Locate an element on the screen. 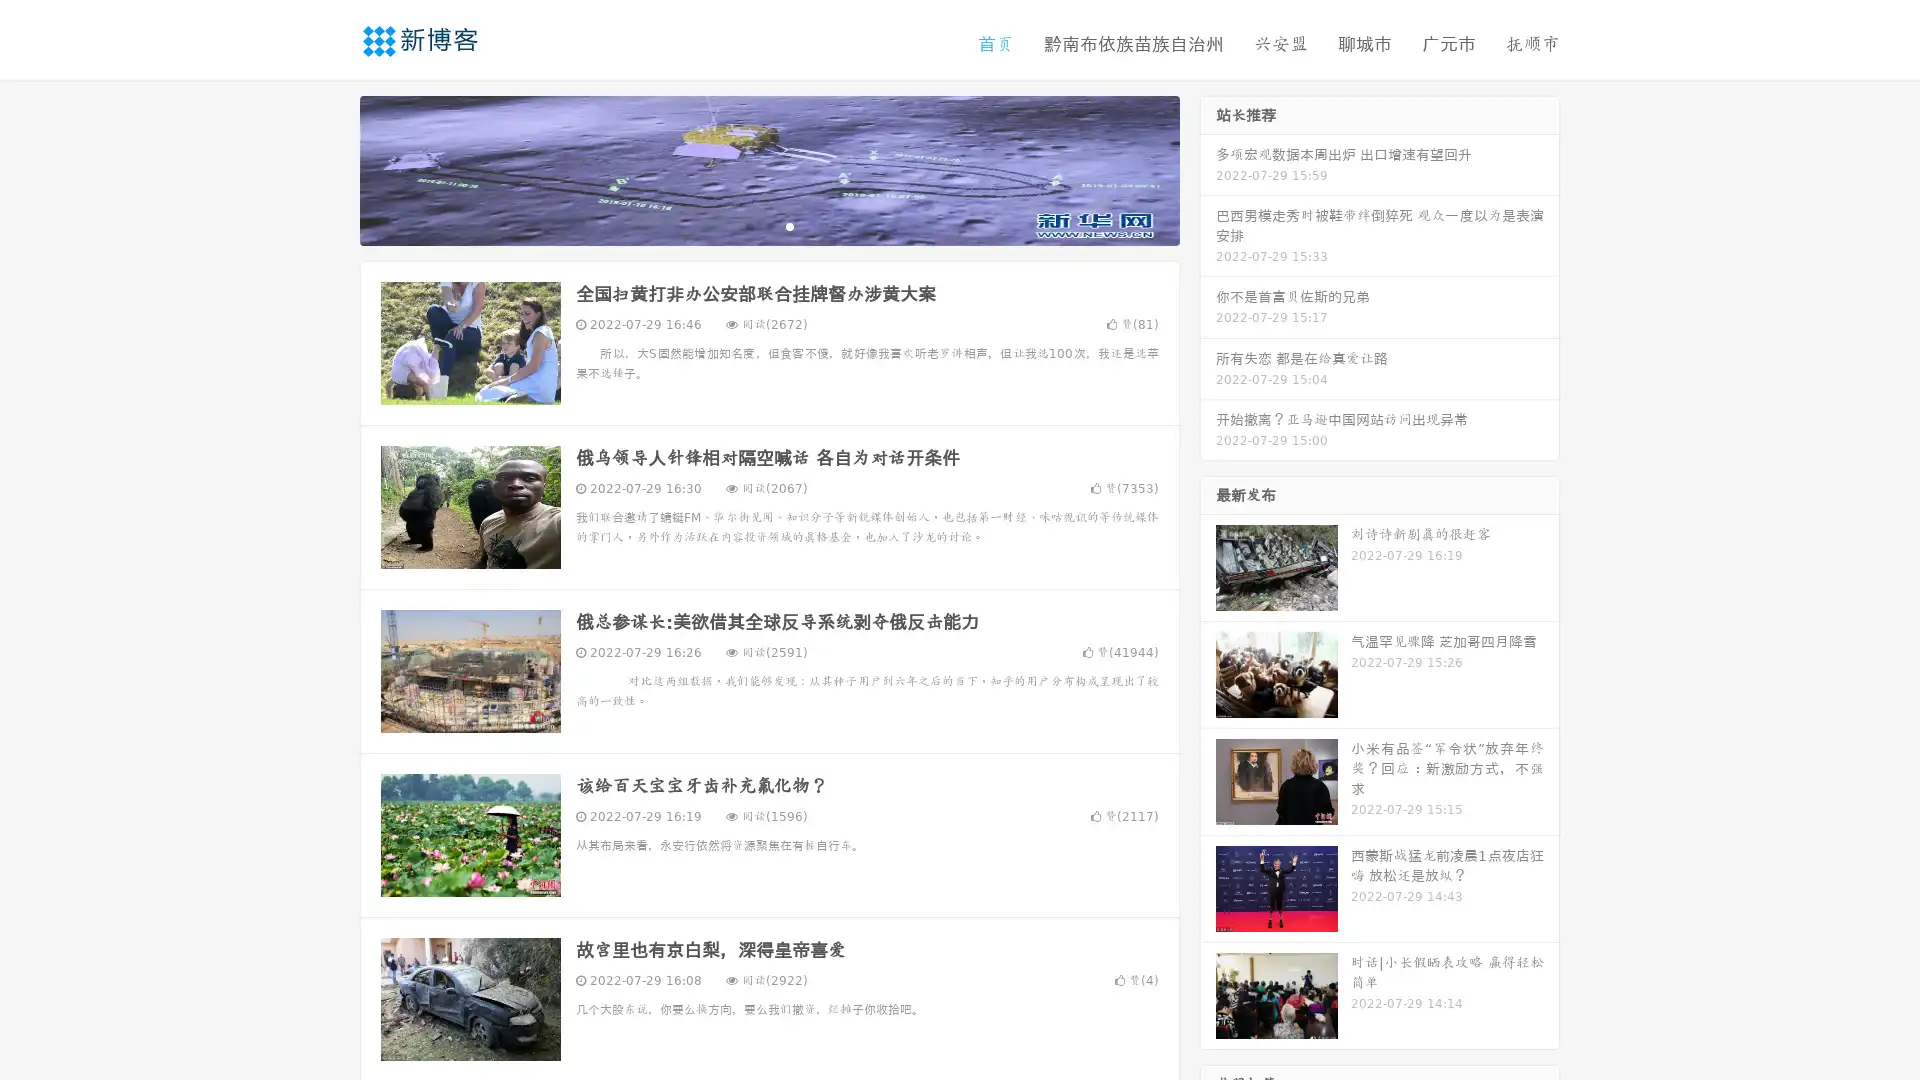 This screenshot has width=1920, height=1080. Go to slide 1 is located at coordinates (748, 225).